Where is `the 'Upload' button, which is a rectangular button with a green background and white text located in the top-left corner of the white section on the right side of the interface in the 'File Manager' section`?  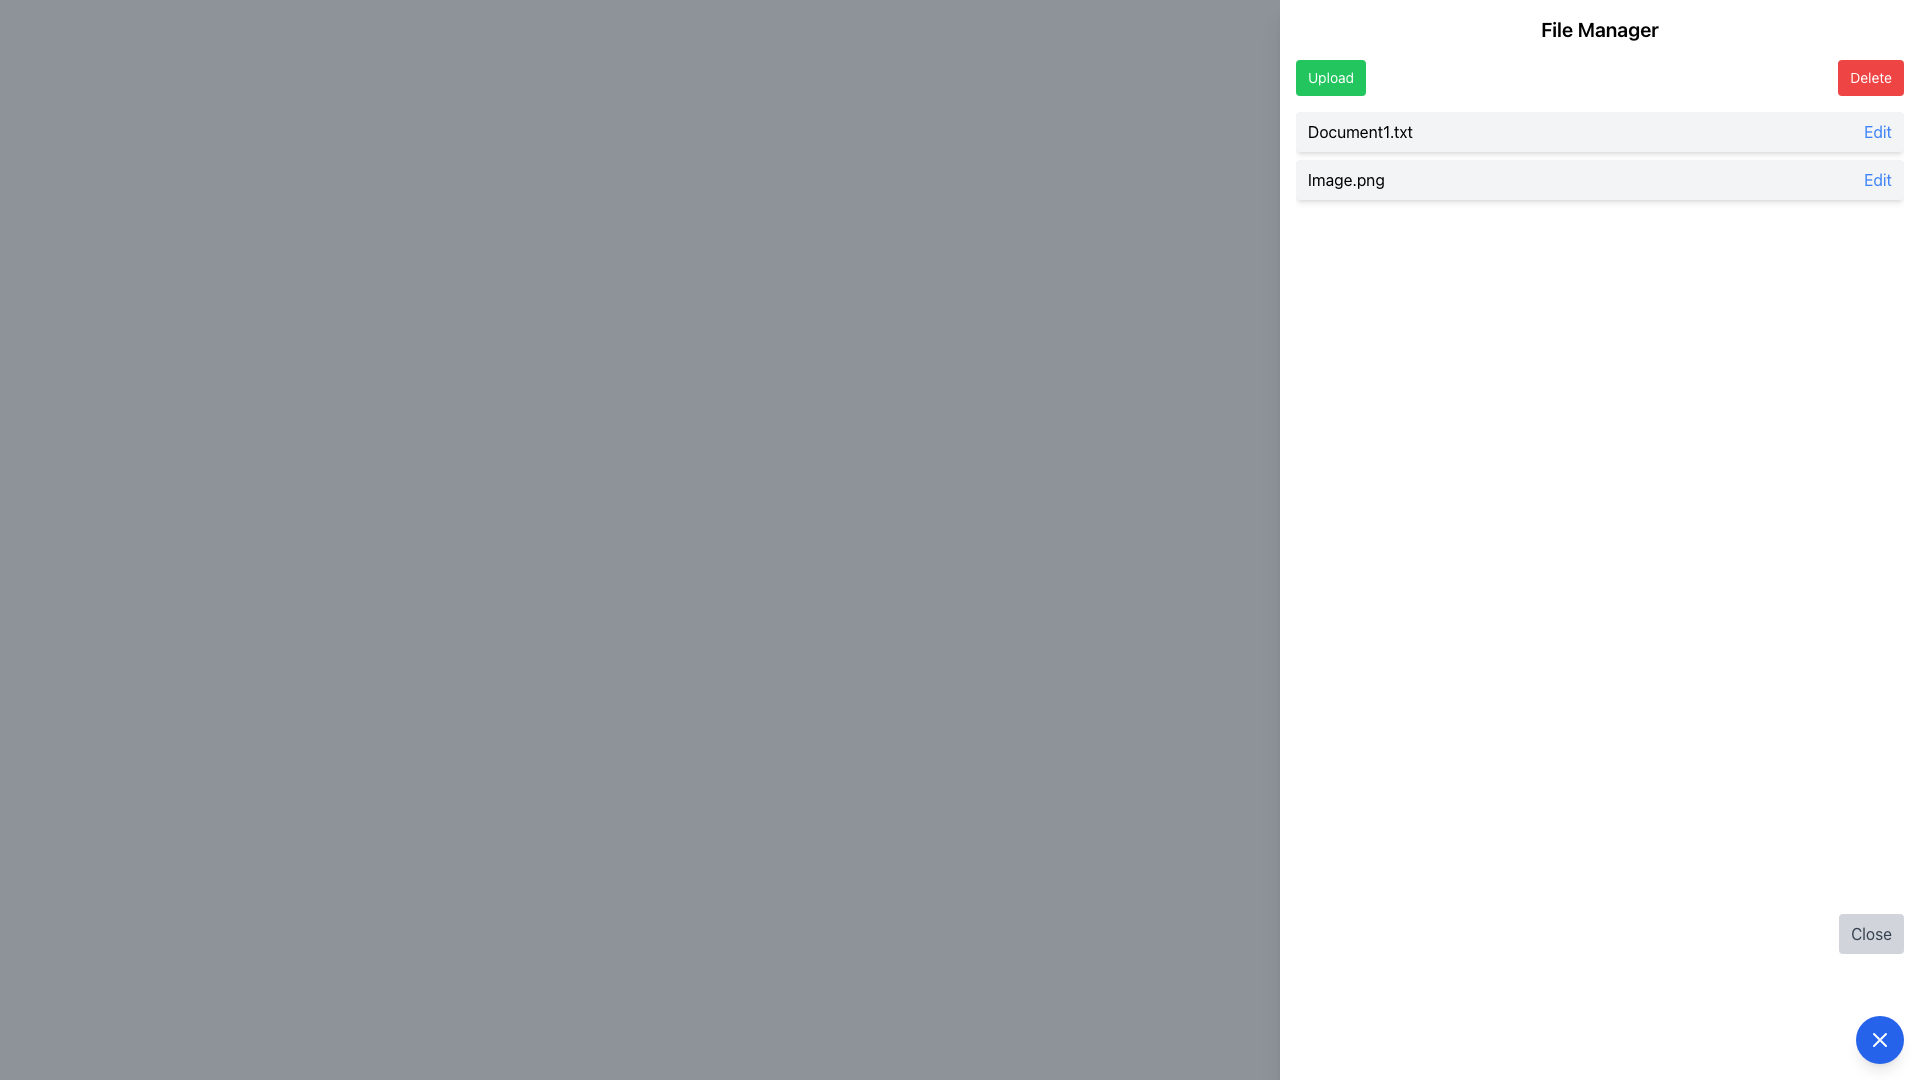
the 'Upload' button, which is a rectangular button with a green background and white text located in the top-left corner of the white section on the right side of the interface in the 'File Manager' section is located at coordinates (1331, 76).